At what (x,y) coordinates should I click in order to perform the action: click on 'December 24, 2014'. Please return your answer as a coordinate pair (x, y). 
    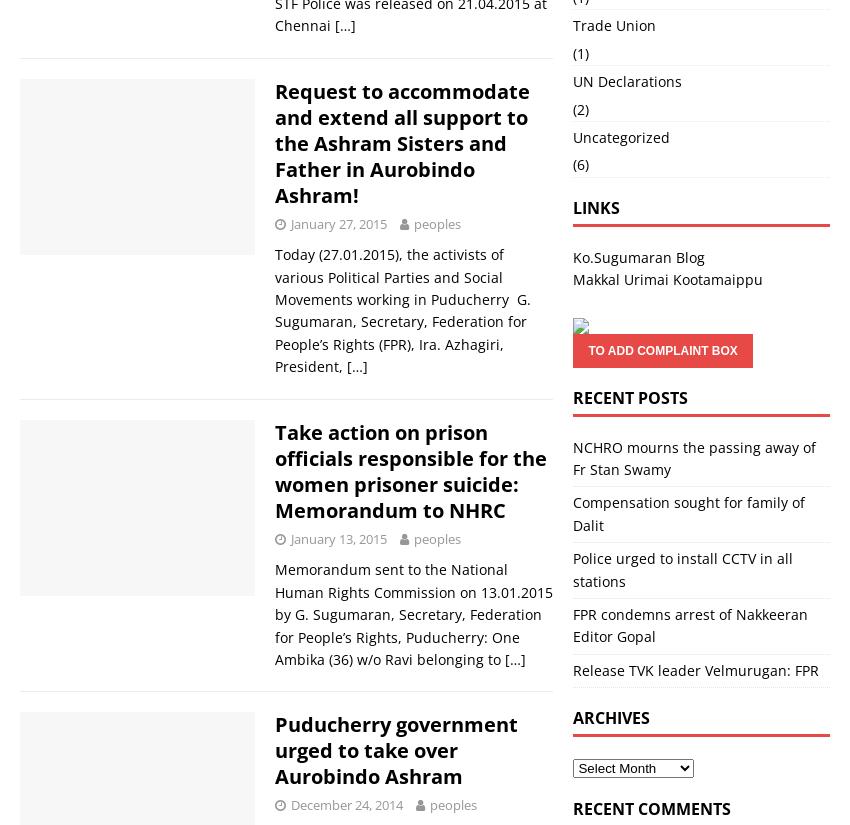
    Looking at the image, I should click on (290, 805).